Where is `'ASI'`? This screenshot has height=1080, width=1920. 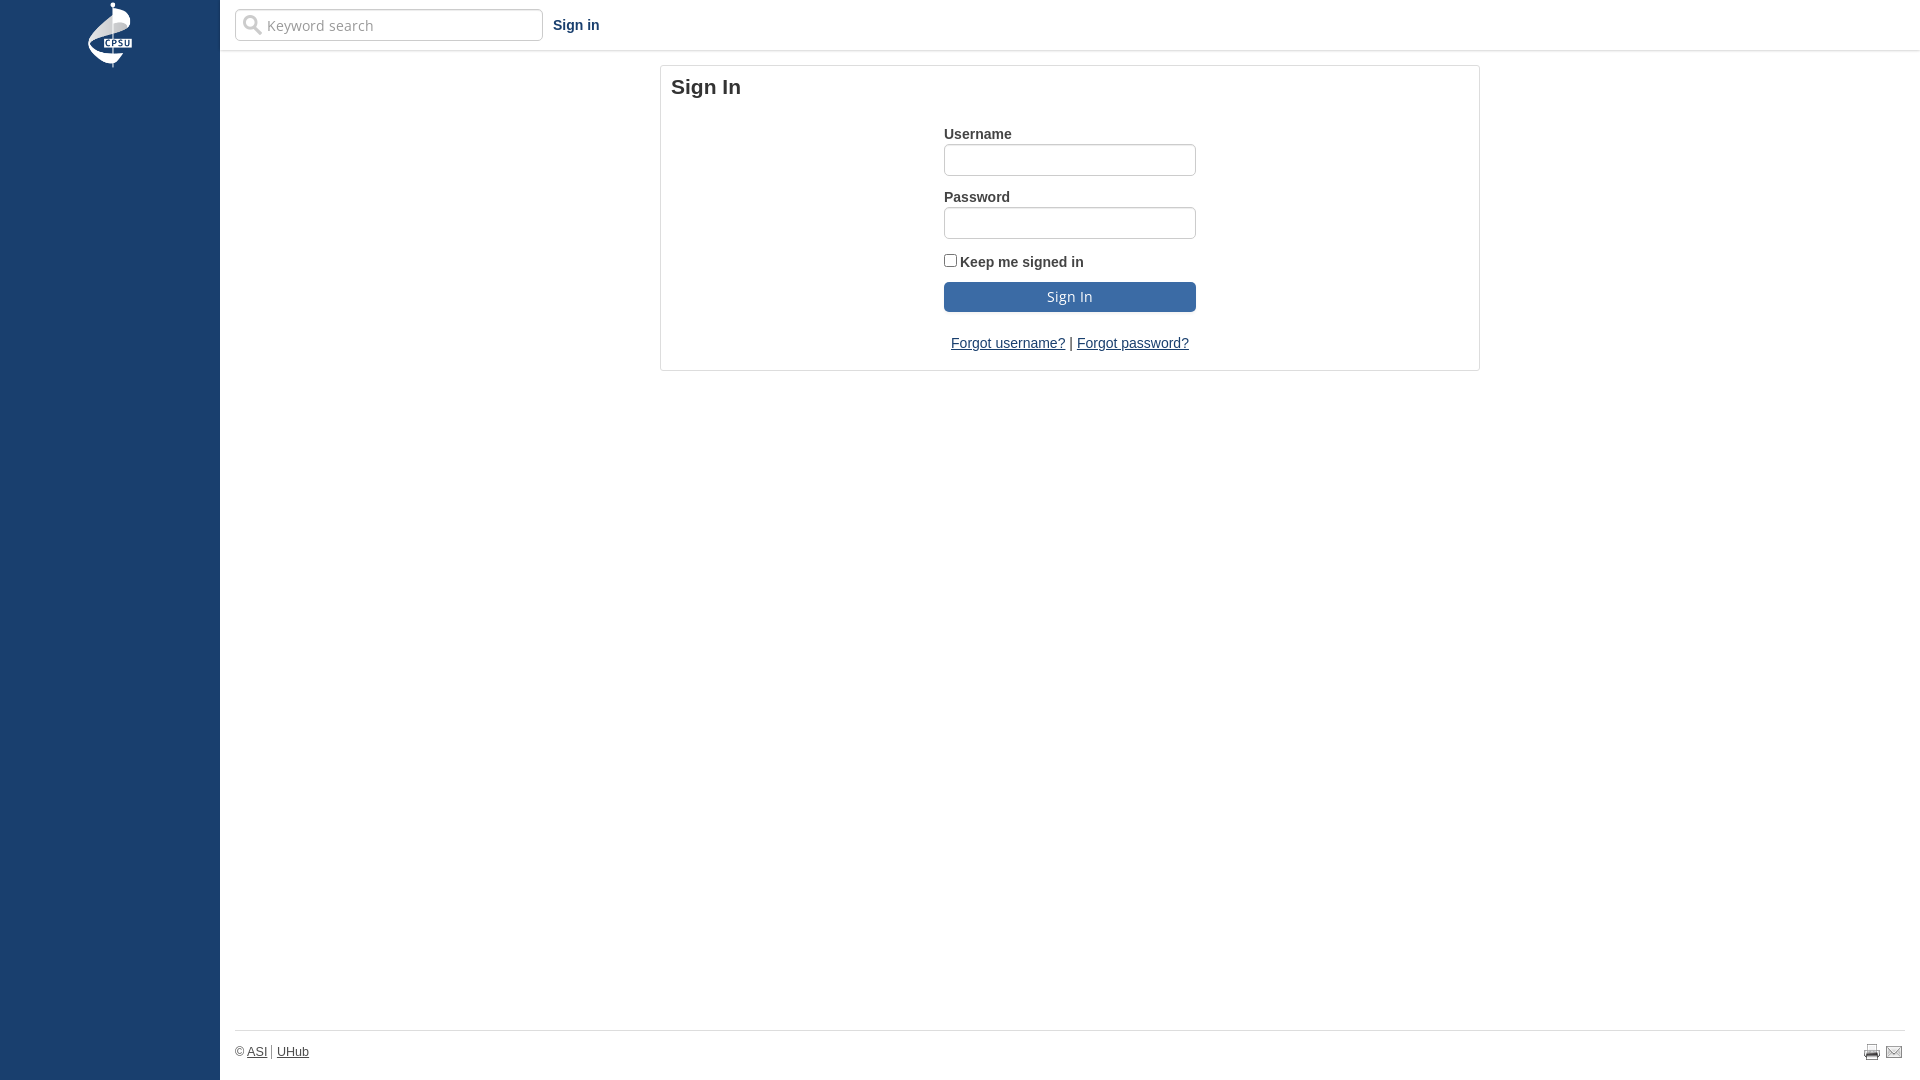
'ASI' is located at coordinates (256, 1051).